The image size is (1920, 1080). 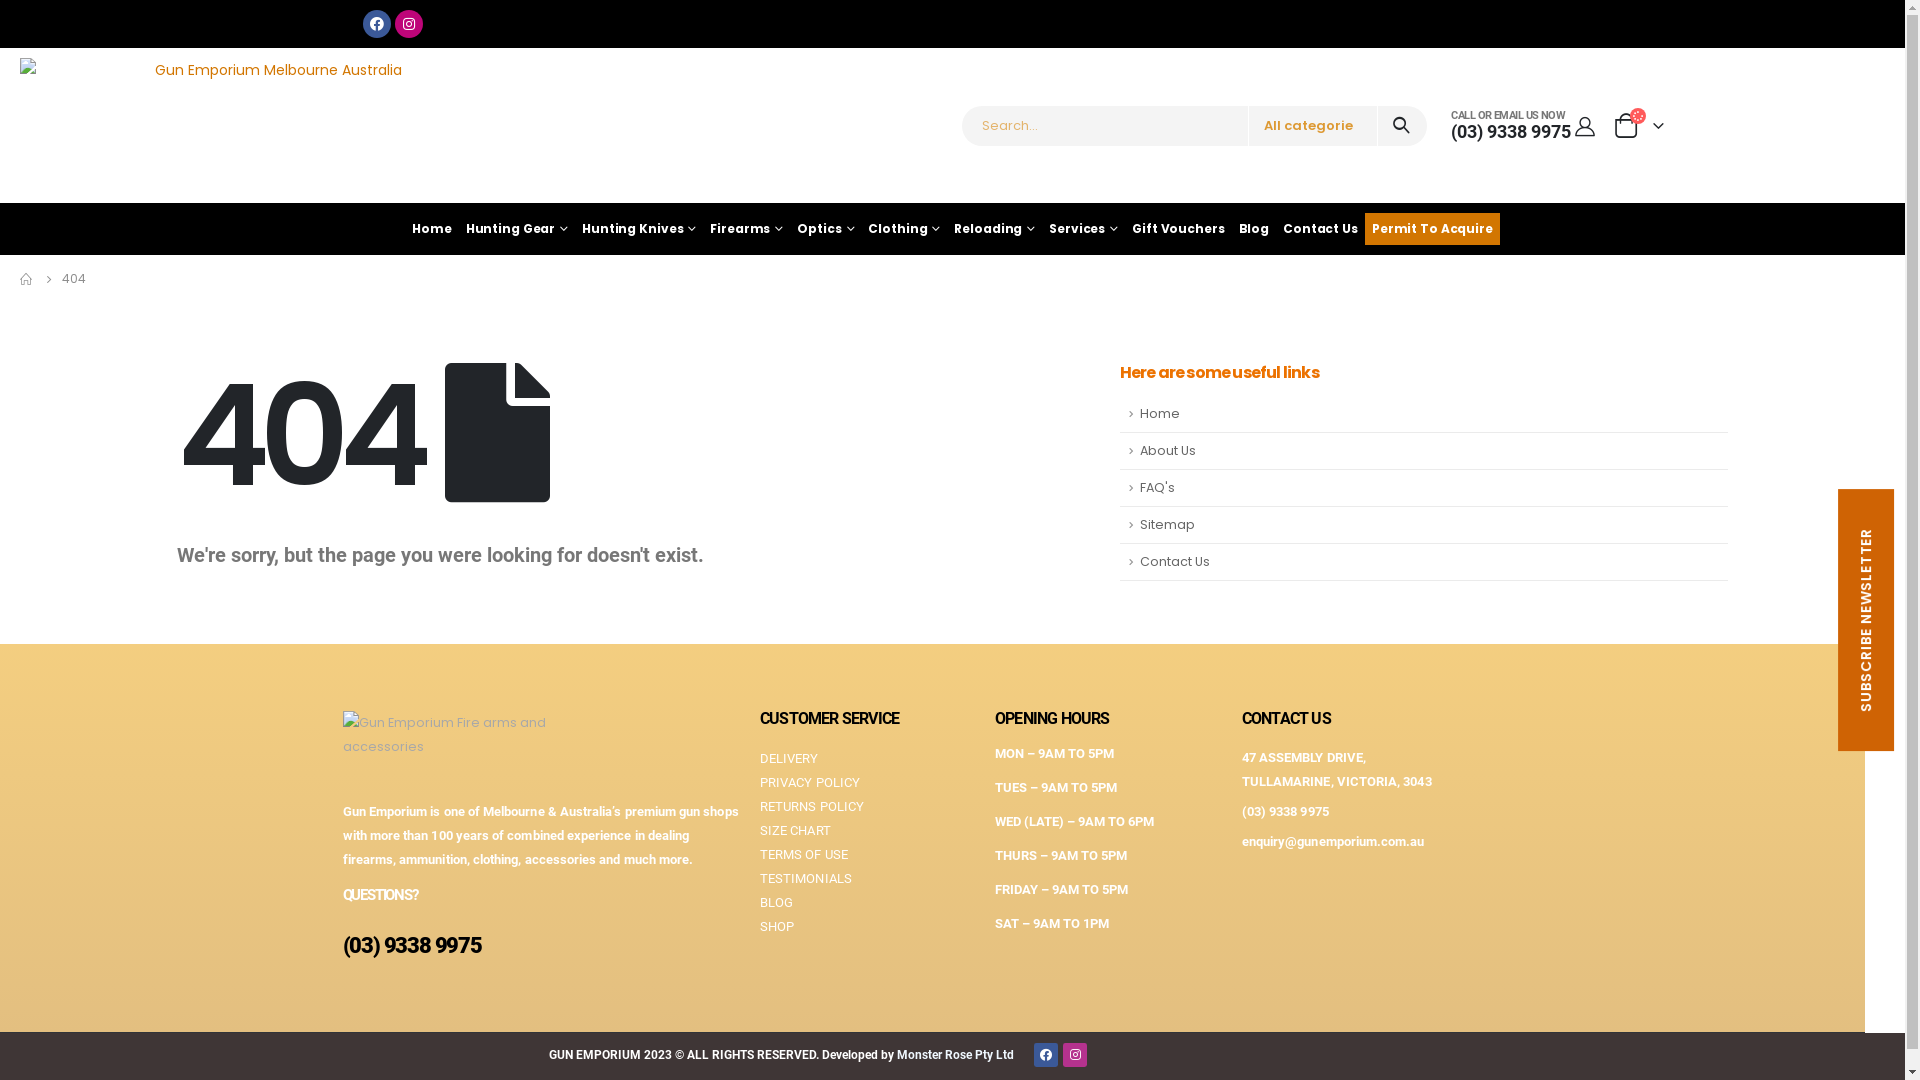 What do you see at coordinates (758, 855) in the screenshot?
I see `'TERMS OF USE'` at bounding box center [758, 855].